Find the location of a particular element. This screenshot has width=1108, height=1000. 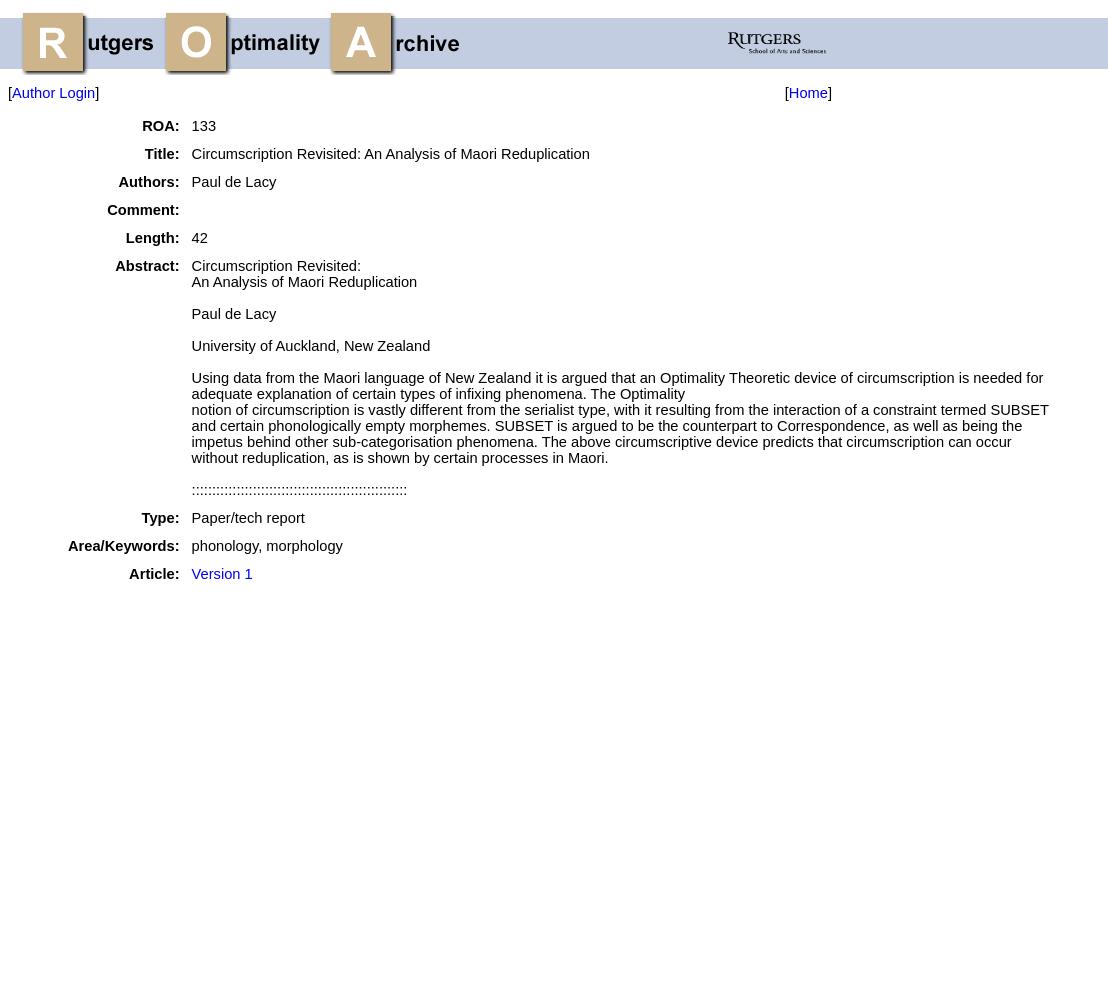

':::::::::::::::::::::::::::::::::::::::::::::::::::::' is located at coordinates (191, 489).